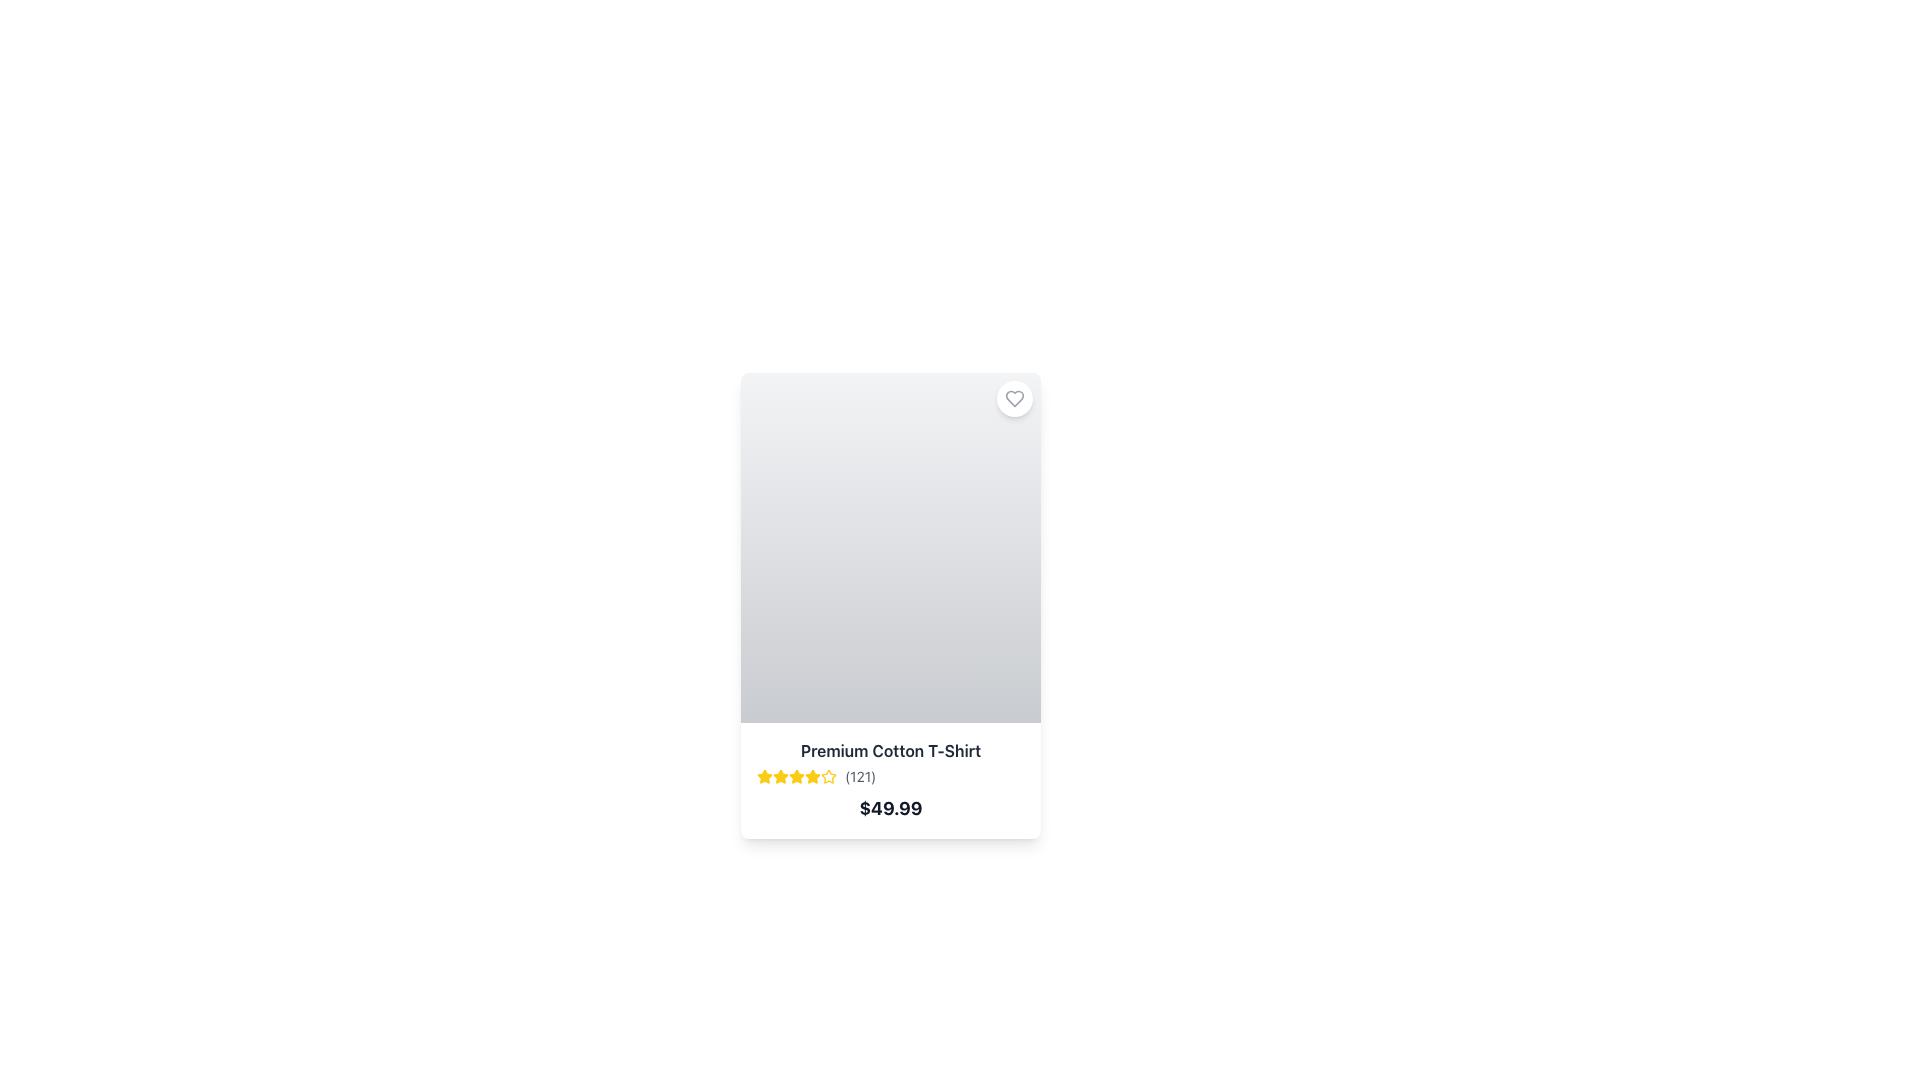 This screenshot has width=1920, height=1080. Describe the element at coordinates (890, 808) in the screenshot. I see `price displayed ('$49.99') in bold text located at the bottom of the product details section, below the product name 'Premium Cotton T-Shirt'` at that location.